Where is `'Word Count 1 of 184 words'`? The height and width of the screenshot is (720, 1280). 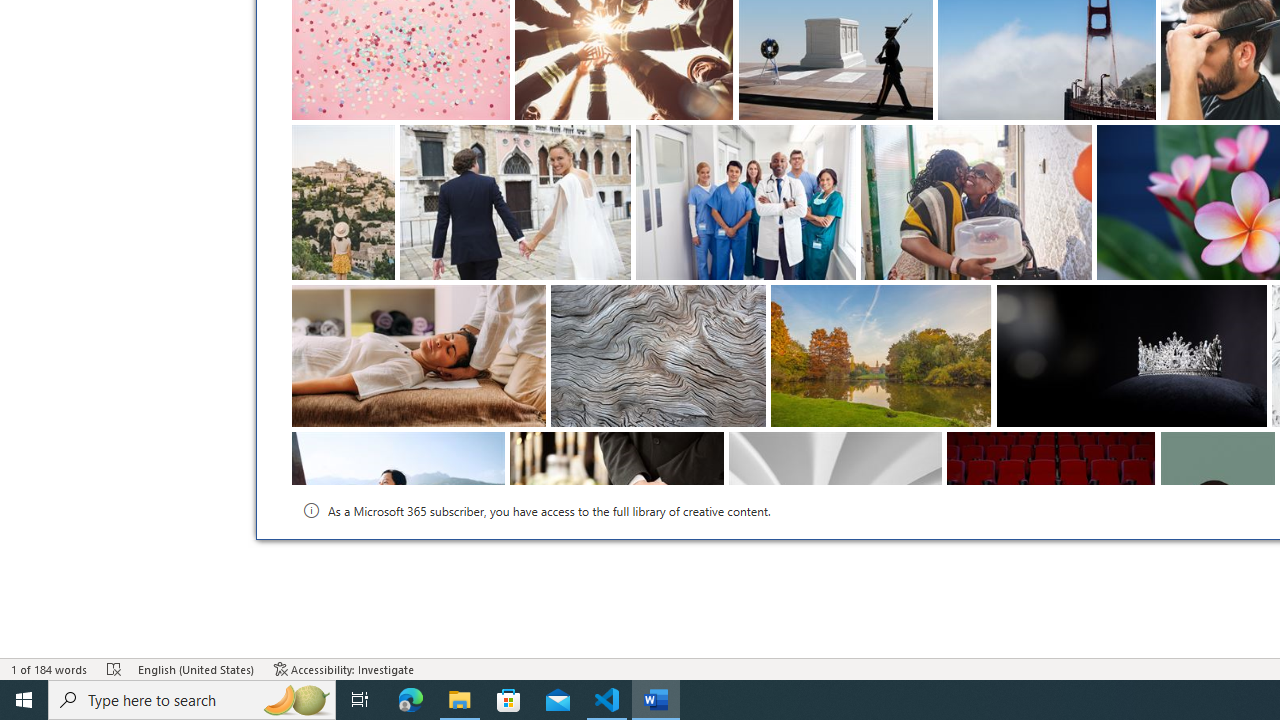
'Word Count 1 of 184 words' is located at coordinates (49, 669).